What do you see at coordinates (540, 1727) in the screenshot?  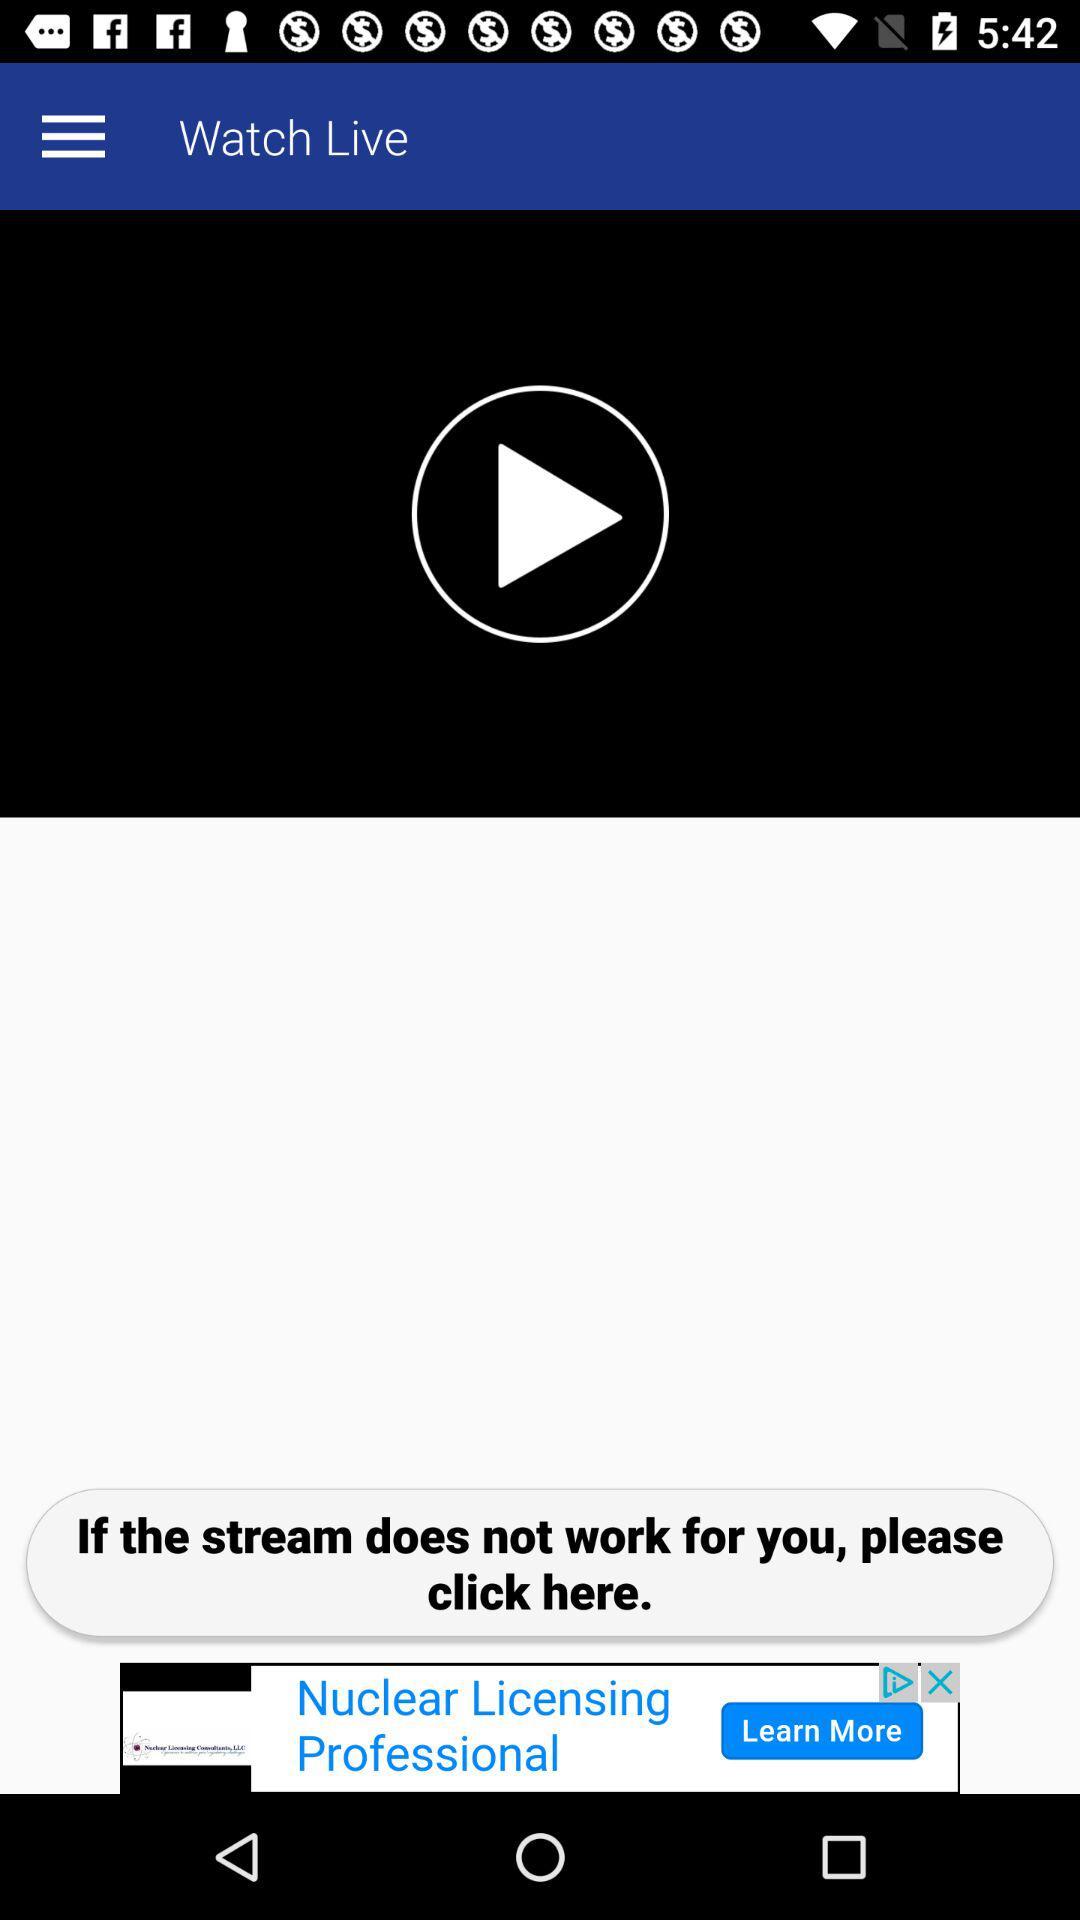 I see `advertisement` at bounding box center [540, 1727].